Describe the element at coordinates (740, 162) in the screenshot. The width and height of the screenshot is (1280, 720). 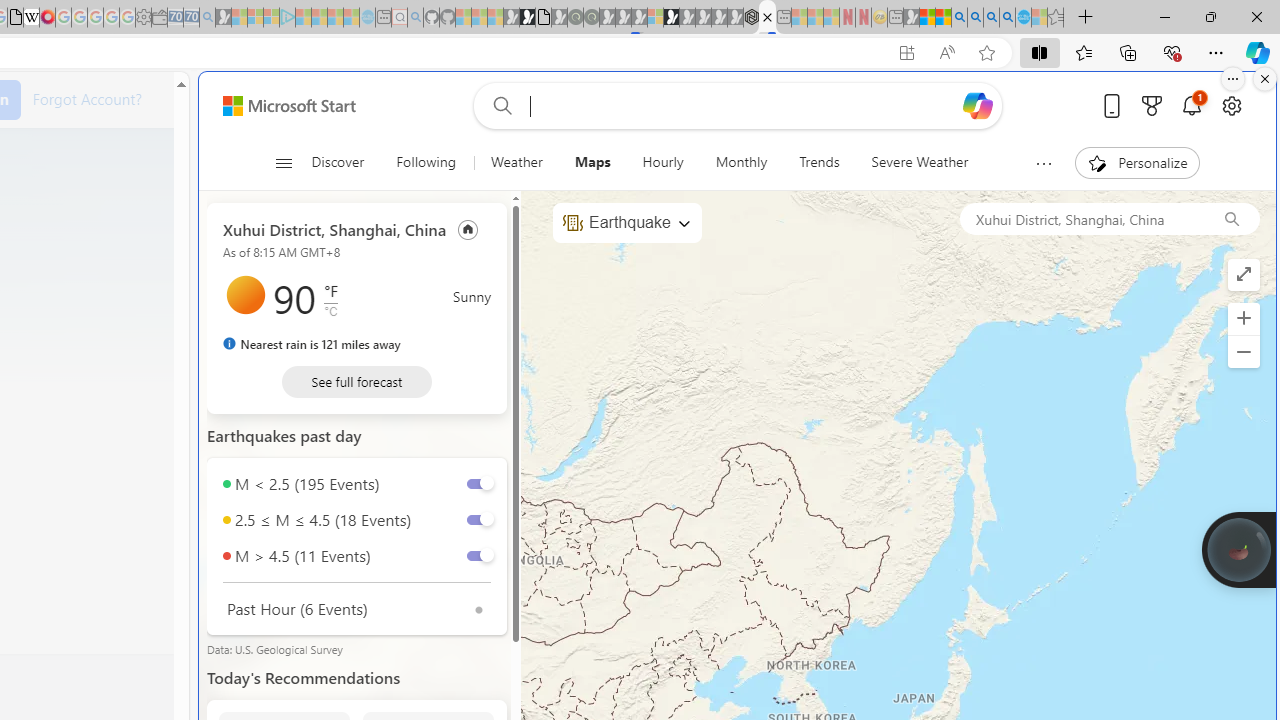
I see `'Monthly'` at that location.